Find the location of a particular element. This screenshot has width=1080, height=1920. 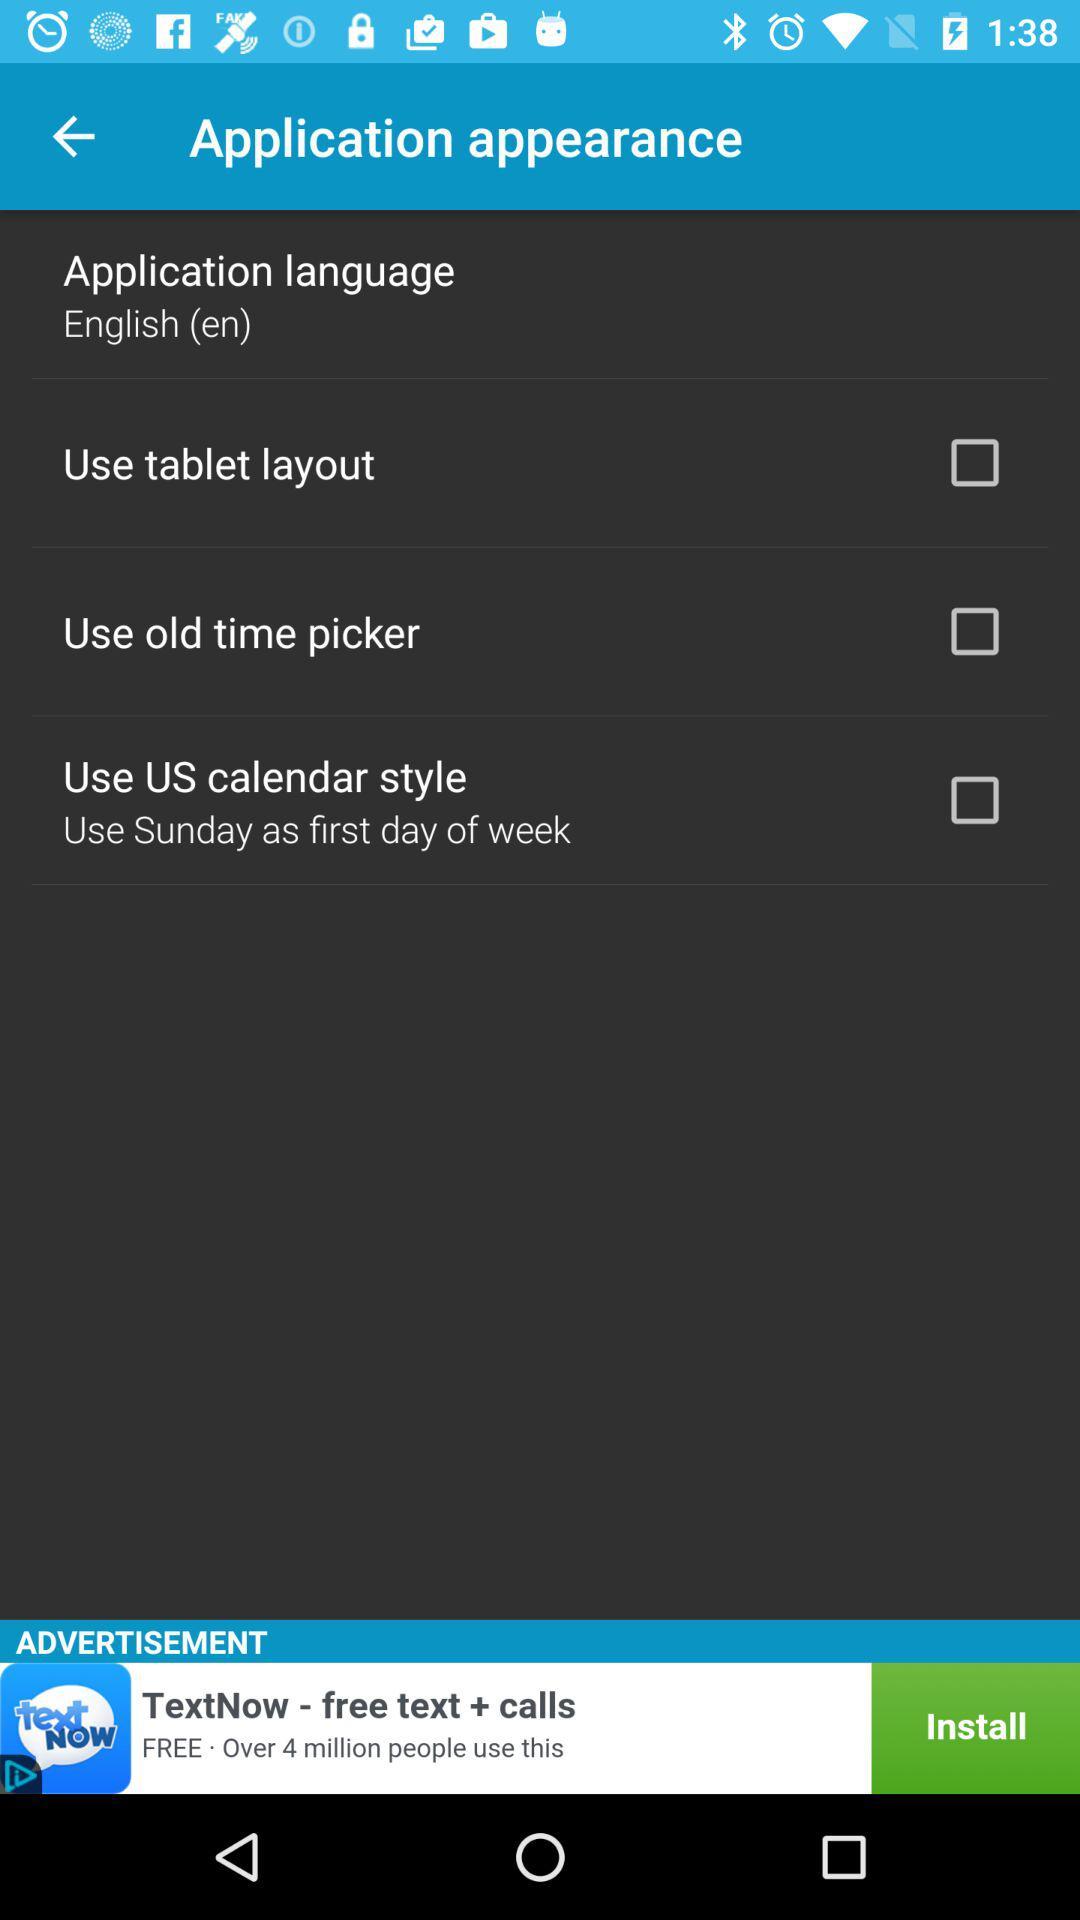

advertisement banner is located at coordinates (540, 1727).